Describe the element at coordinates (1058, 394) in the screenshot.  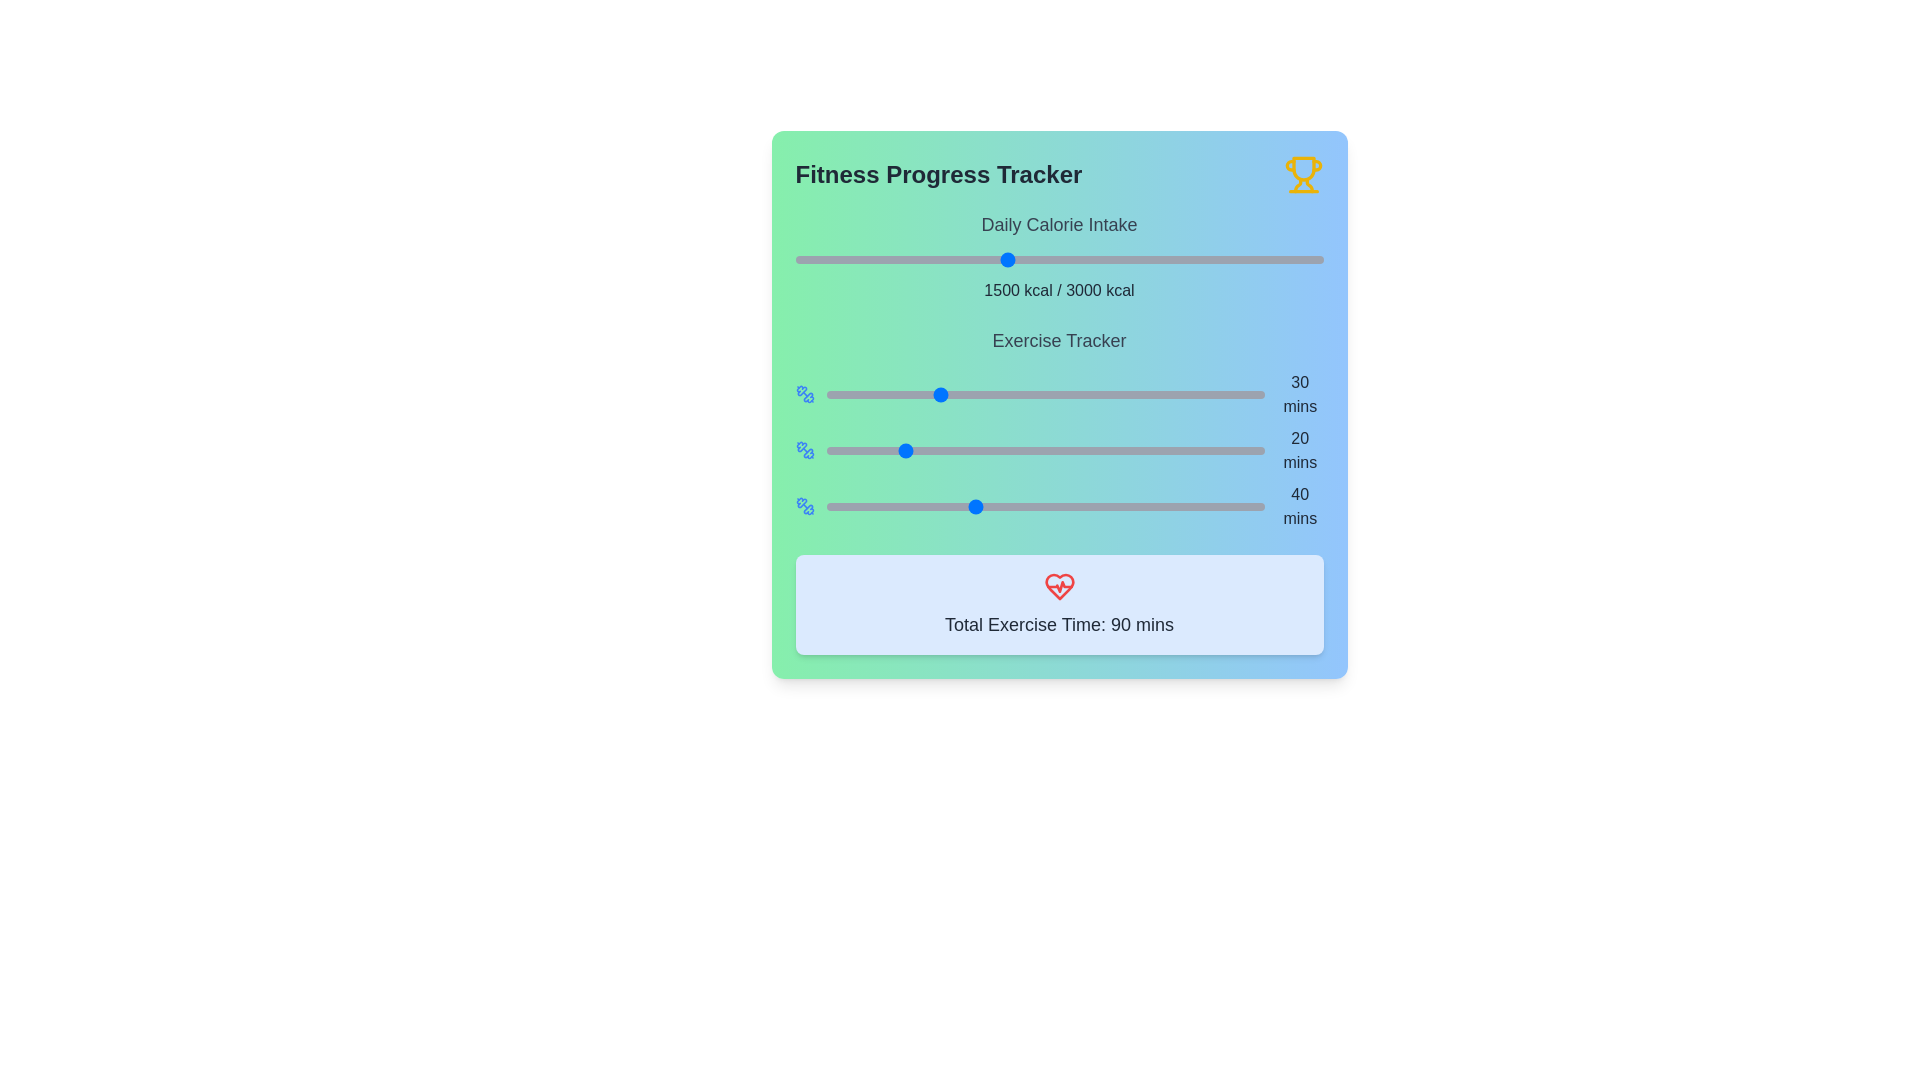
I see `the first Range Slider in the 'Exercise Tracker' section` at that location.